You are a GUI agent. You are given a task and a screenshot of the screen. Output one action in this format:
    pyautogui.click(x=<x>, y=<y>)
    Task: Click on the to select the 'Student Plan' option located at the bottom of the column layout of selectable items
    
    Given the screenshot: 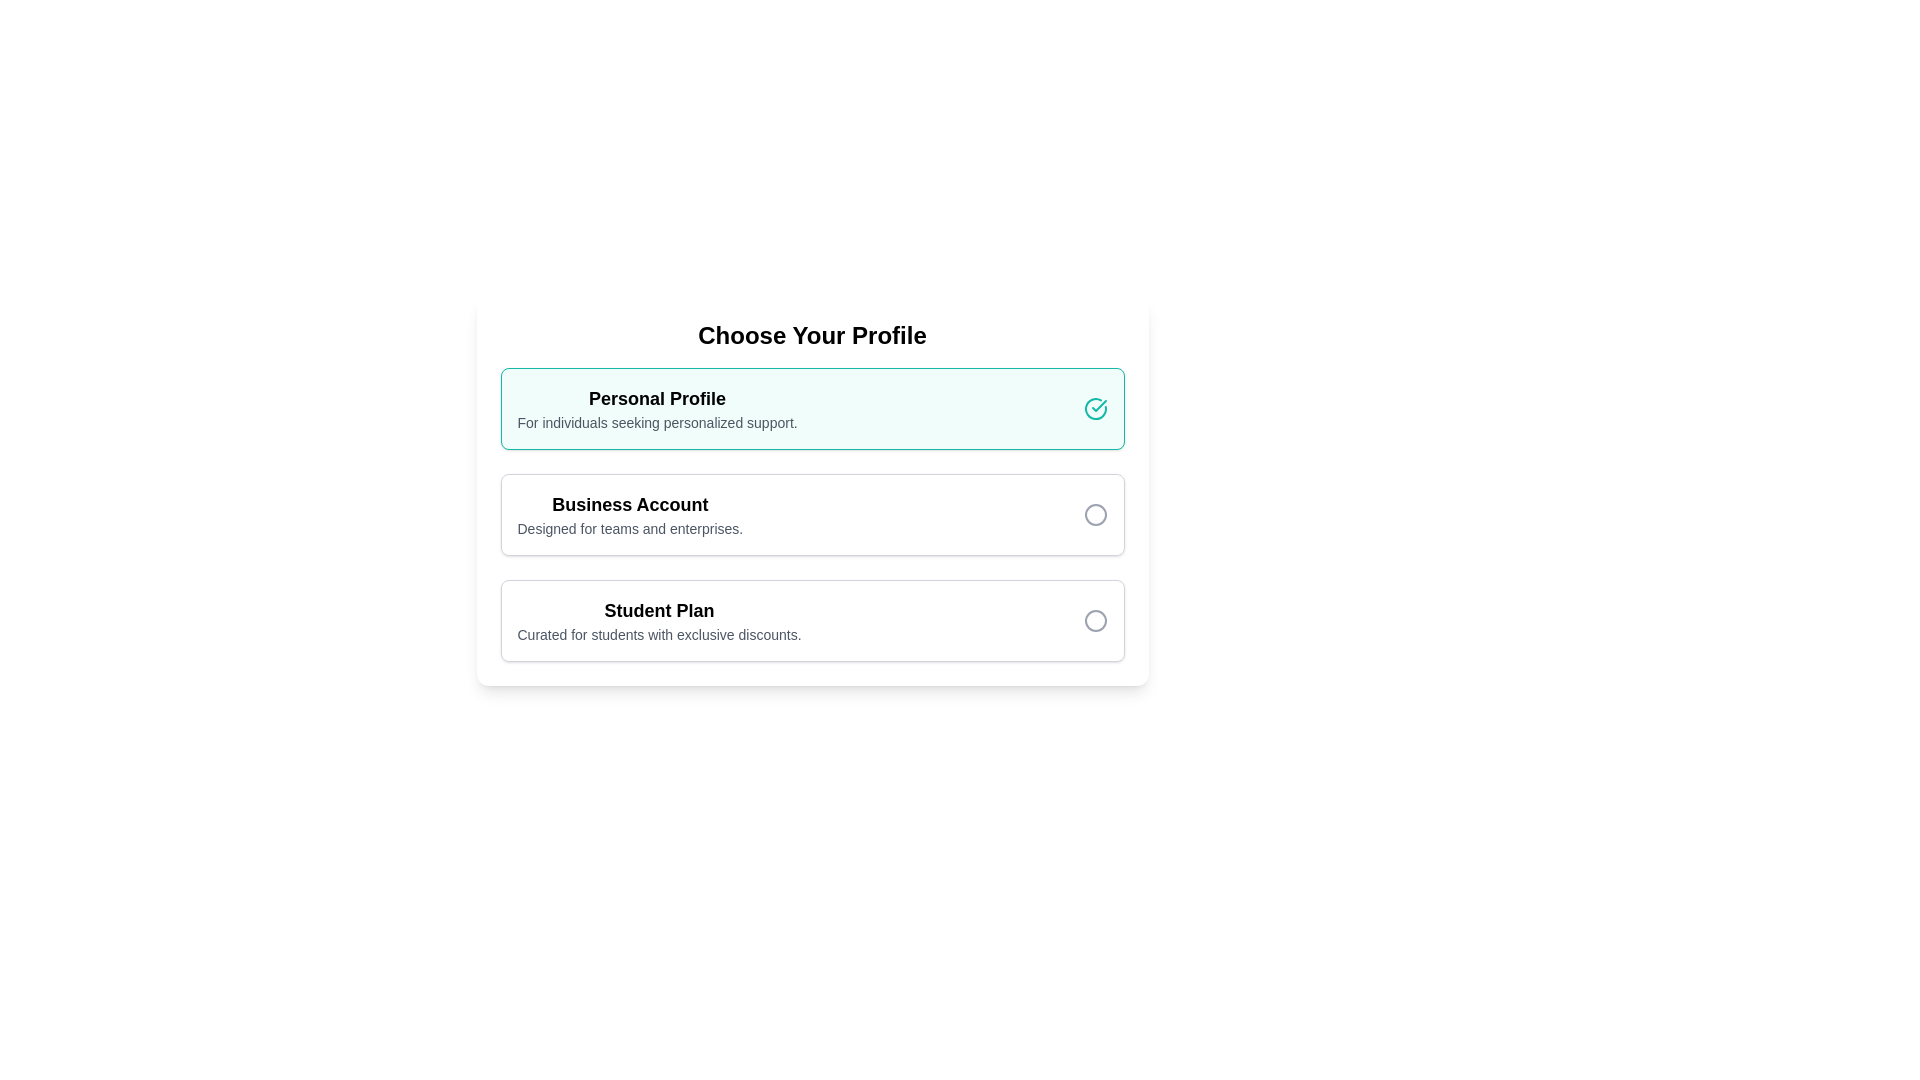 What is the action you would take?
    pyautogui.click(x=812, y=620)
    